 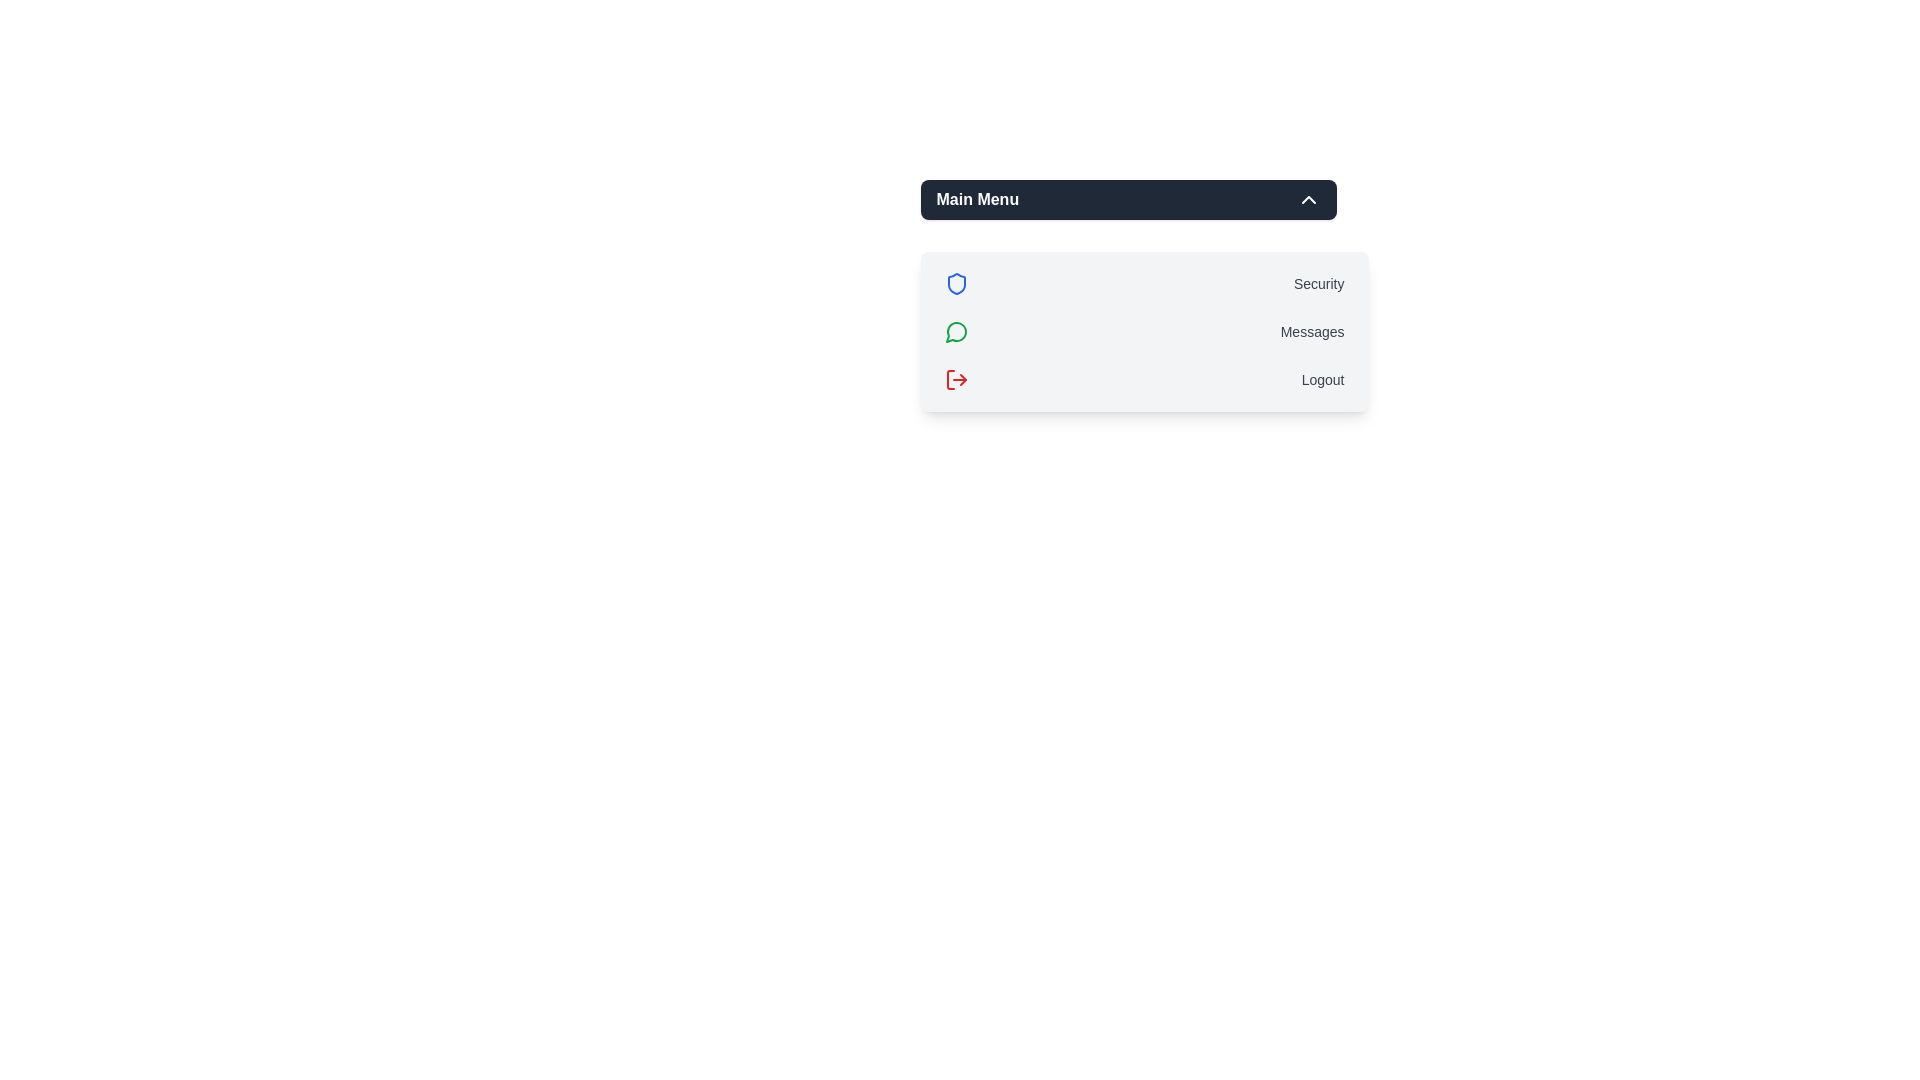 I want to click on the shield icon with a blue border and red central area in the 'Main Menu' dropdown, associated with the 'Security' label, so click(x=955, y=284).